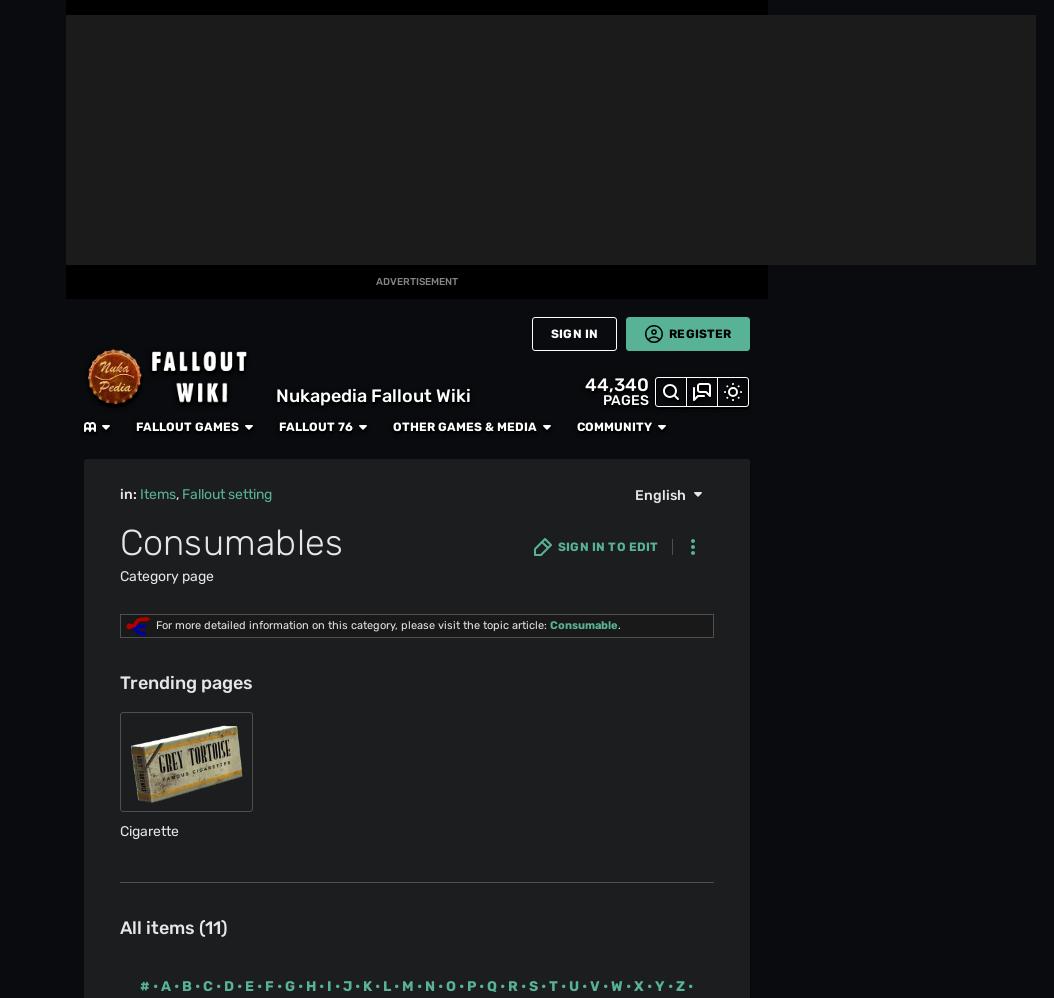  What do you see at coordinates (12, 65) in the screenshot?
I see `'FANDOM'` at bounding box center [12, 65].